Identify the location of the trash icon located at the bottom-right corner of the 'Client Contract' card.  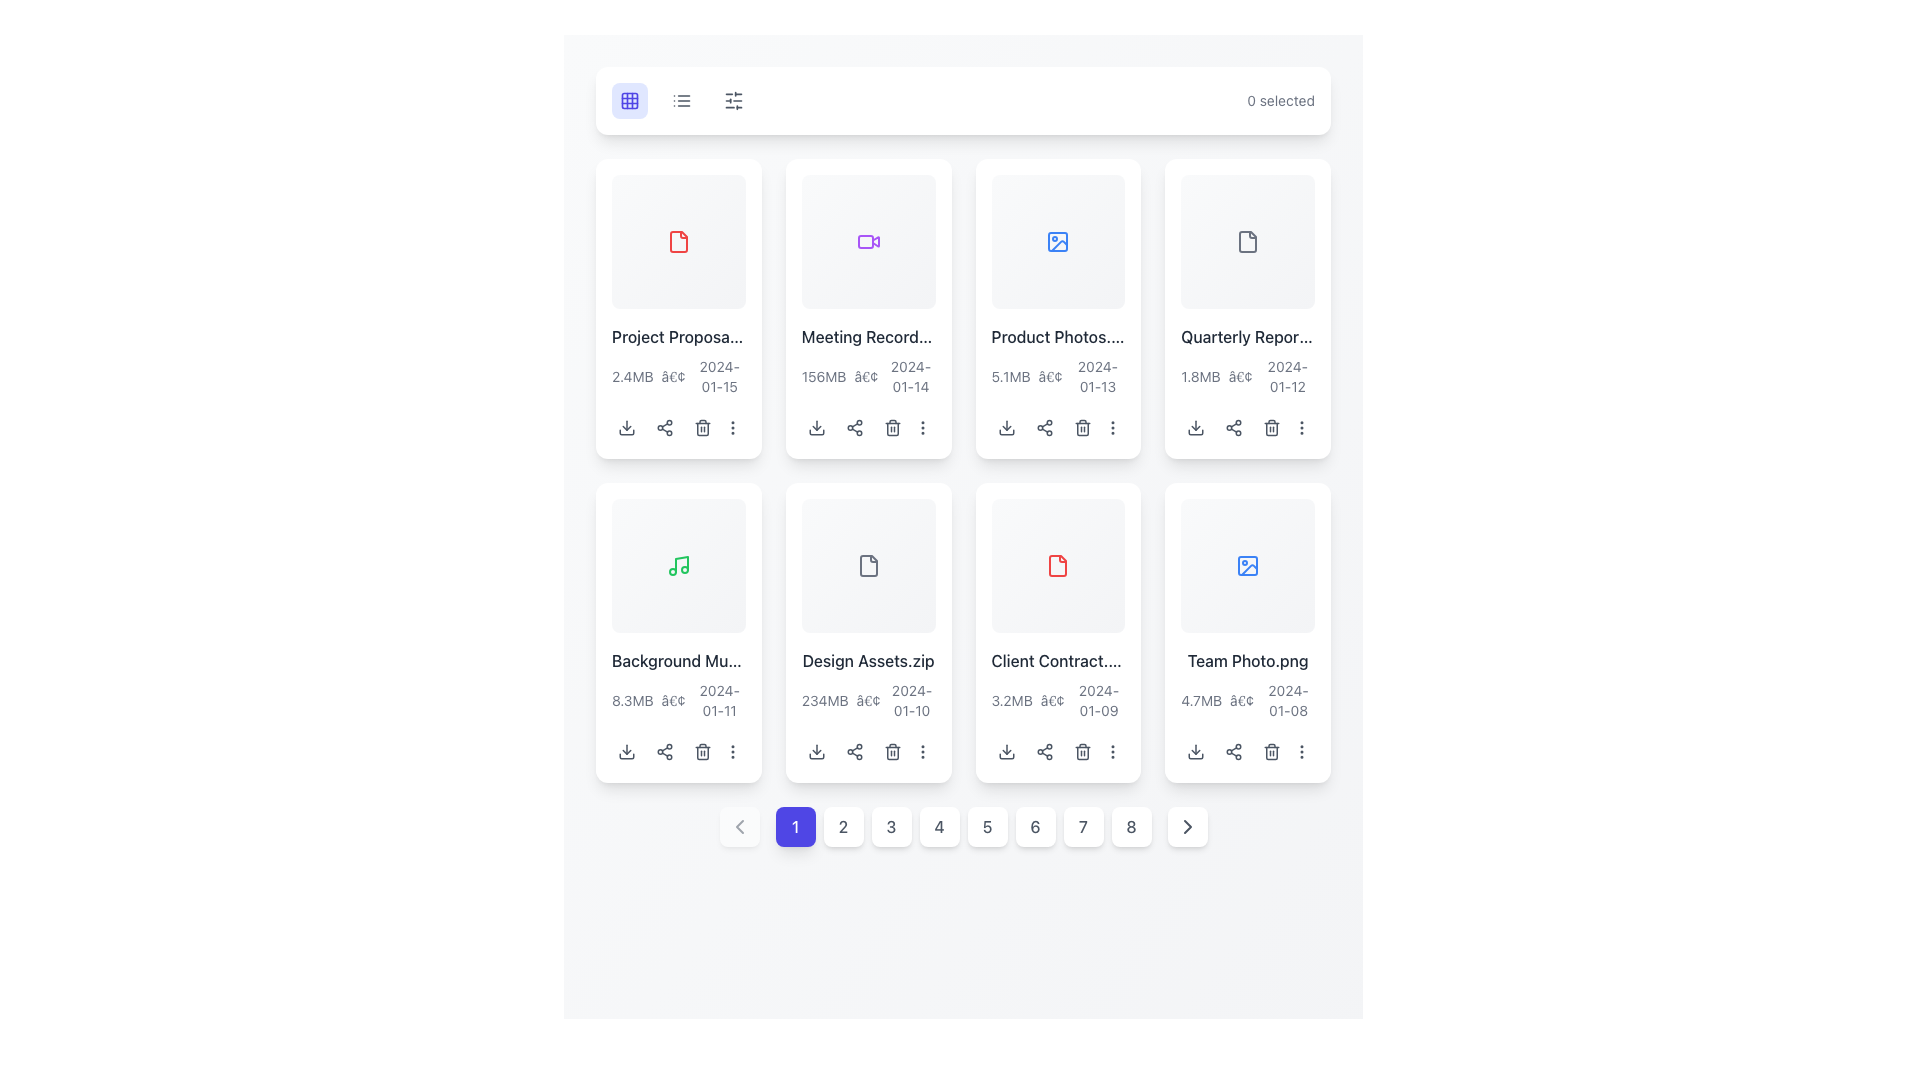
(1081, 751).